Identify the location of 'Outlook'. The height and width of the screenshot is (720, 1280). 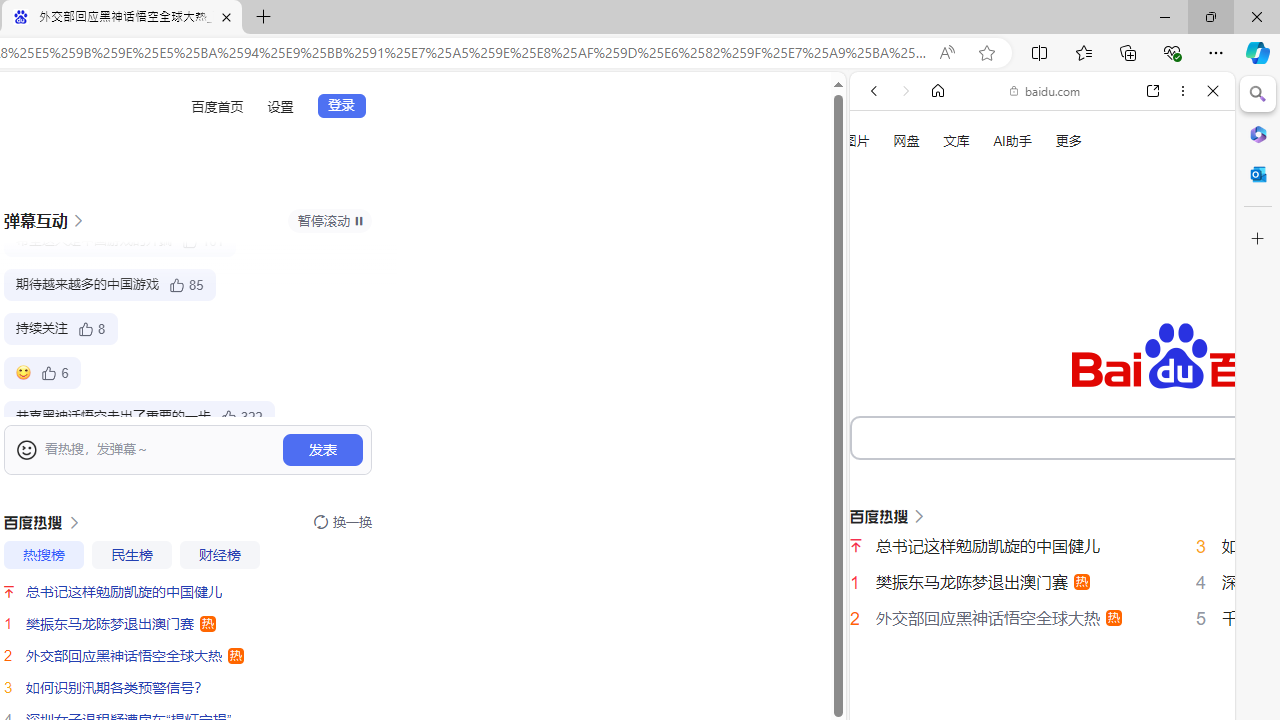
(1257, 173).